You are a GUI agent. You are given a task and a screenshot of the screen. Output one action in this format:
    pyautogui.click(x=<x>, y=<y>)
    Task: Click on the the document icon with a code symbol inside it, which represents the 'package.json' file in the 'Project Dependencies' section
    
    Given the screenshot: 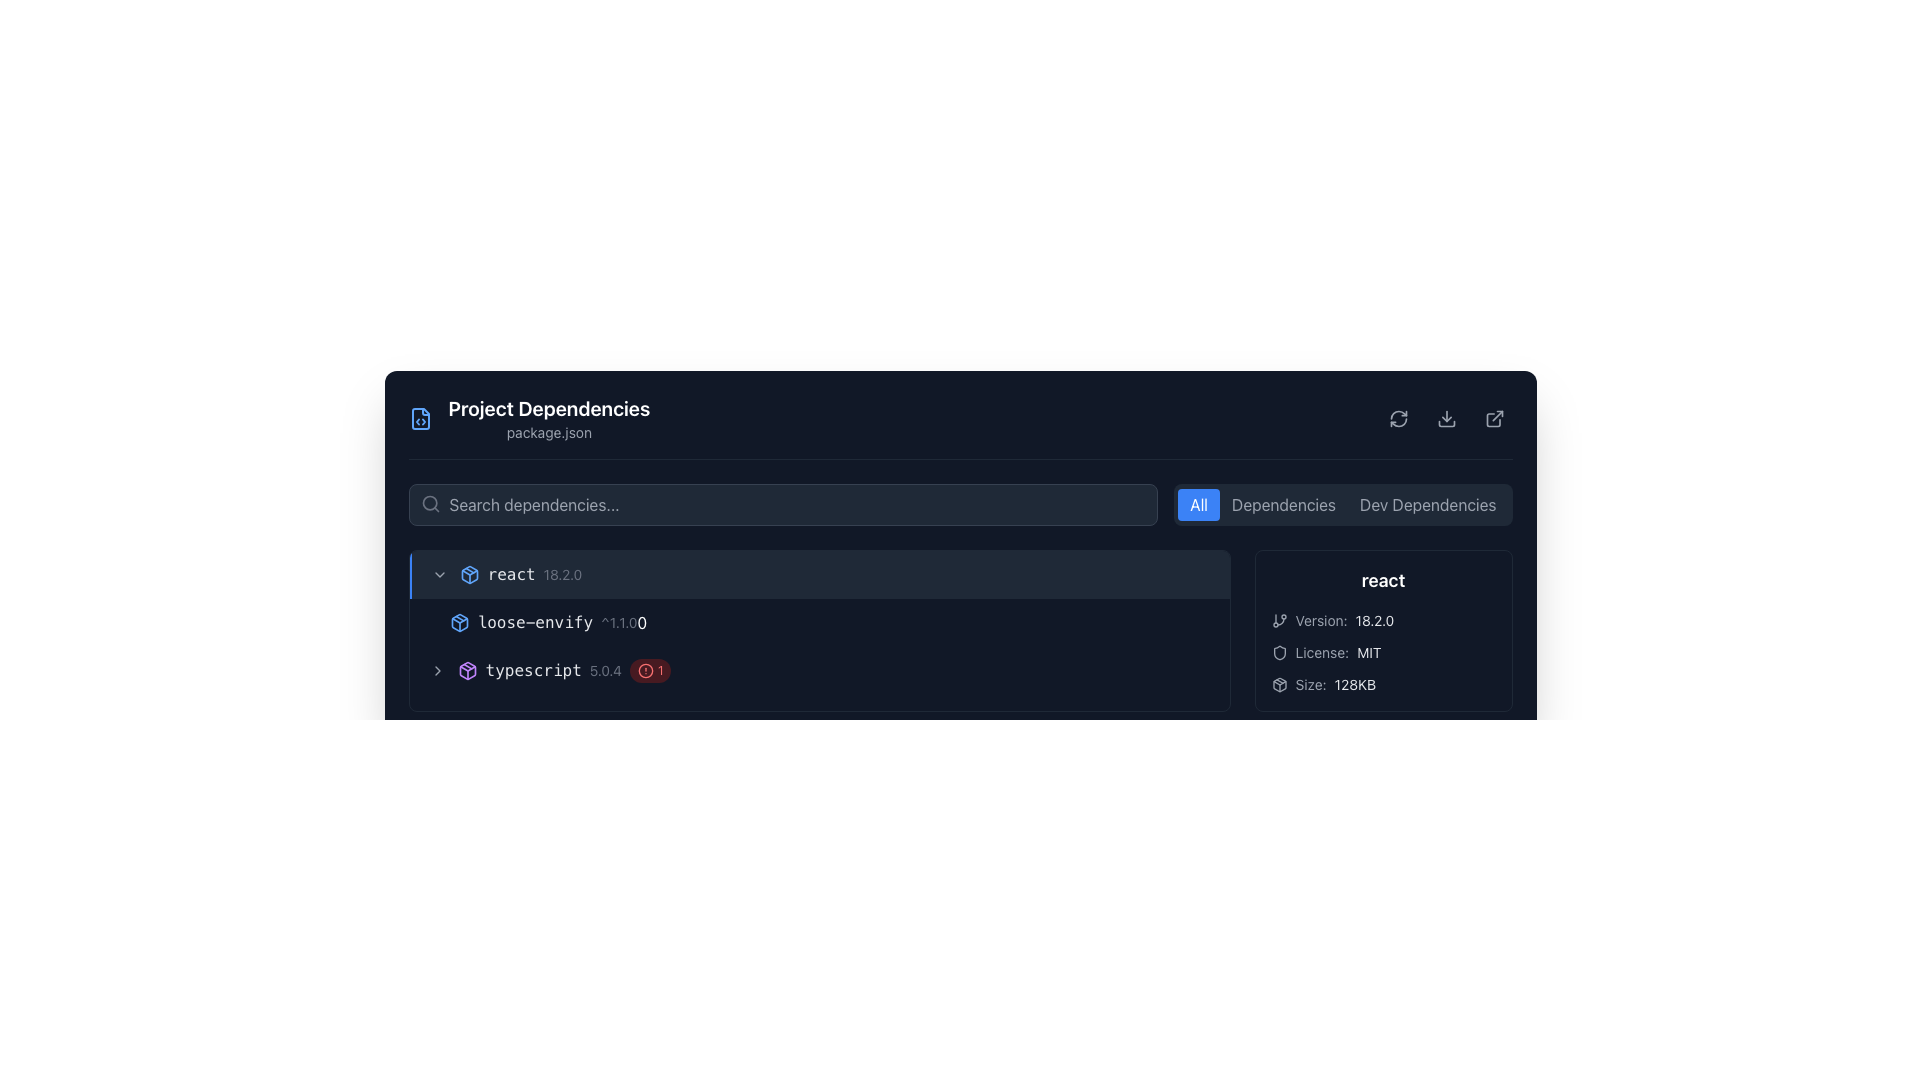 What is the action you would take?
    pyautogui.click(x=419, y=418)
    